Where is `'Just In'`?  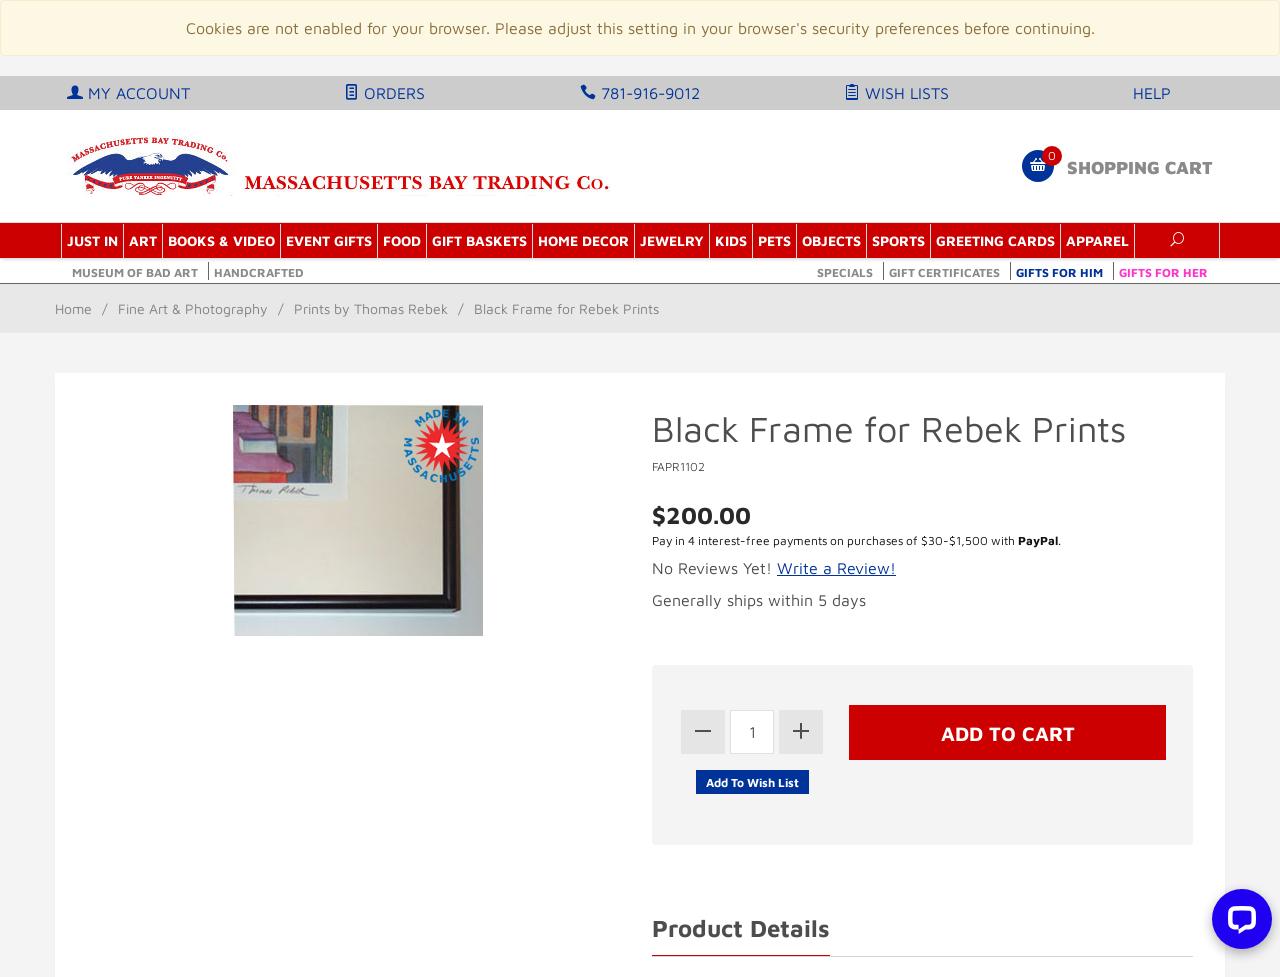
'Just In' is located at coordinates (90, 239).